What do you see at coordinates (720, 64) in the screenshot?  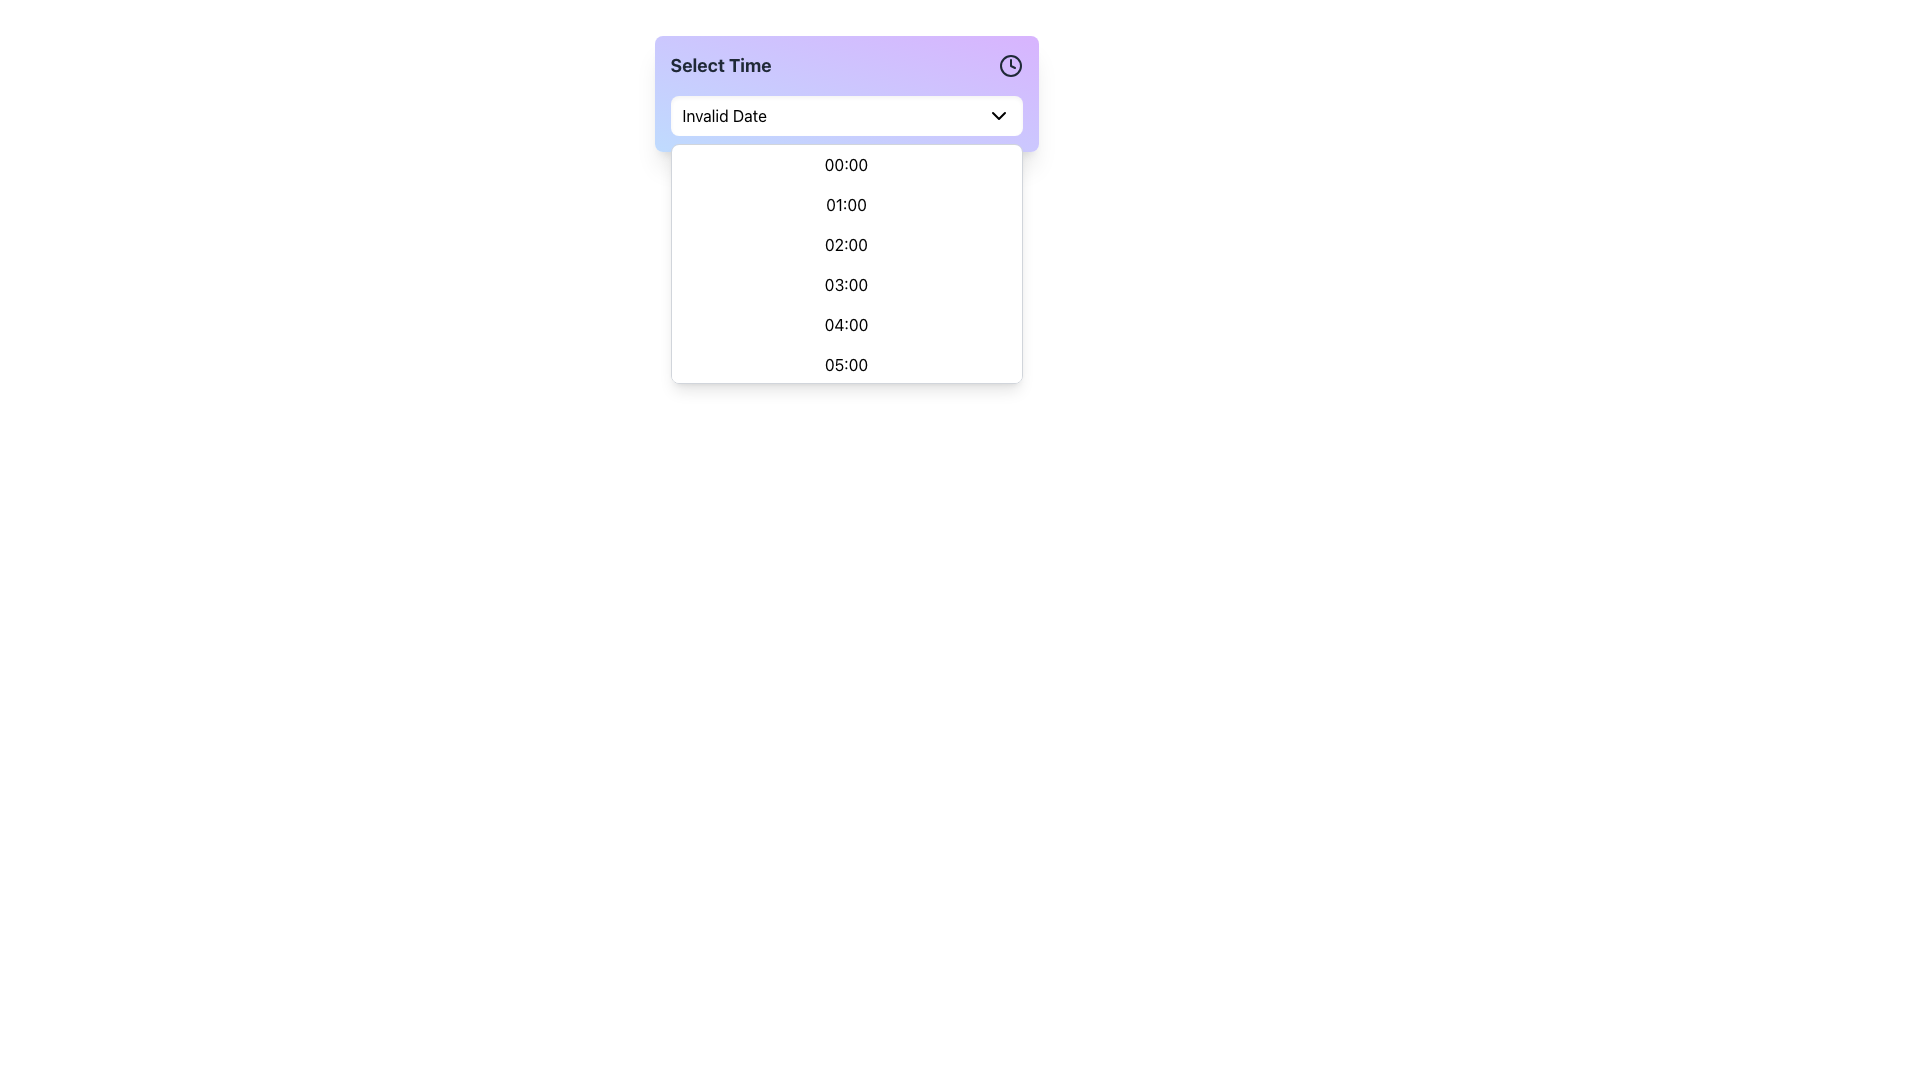 I see `static text that serves as a header for the dropdown element, located at the top-left corner of the purple header section, just to the left of the clock icon` at bounding box center [720, 64].